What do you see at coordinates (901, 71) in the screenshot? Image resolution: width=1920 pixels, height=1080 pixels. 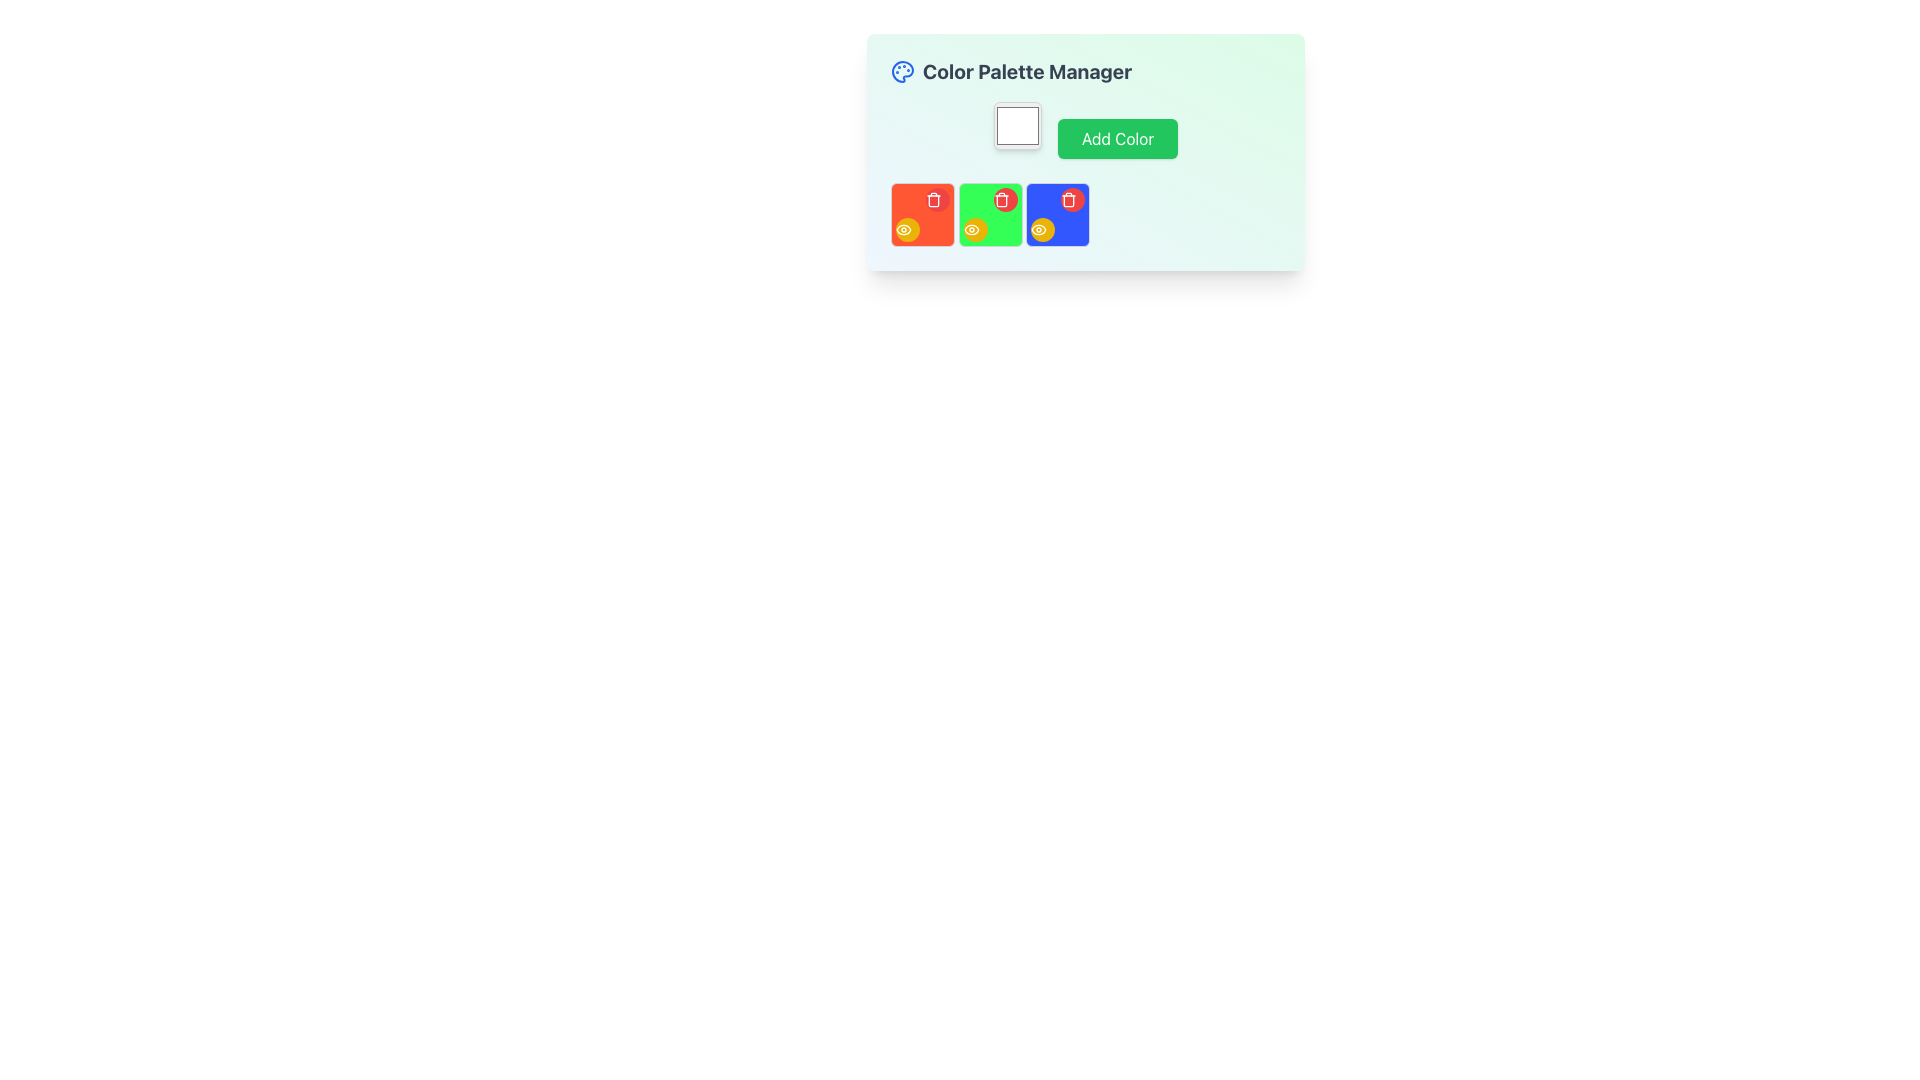 I see `the decorative icon representing the 'Color Palette Manager' section, located at the top-left of the section, adjacent to the title text` at bounding box center [901, 71].